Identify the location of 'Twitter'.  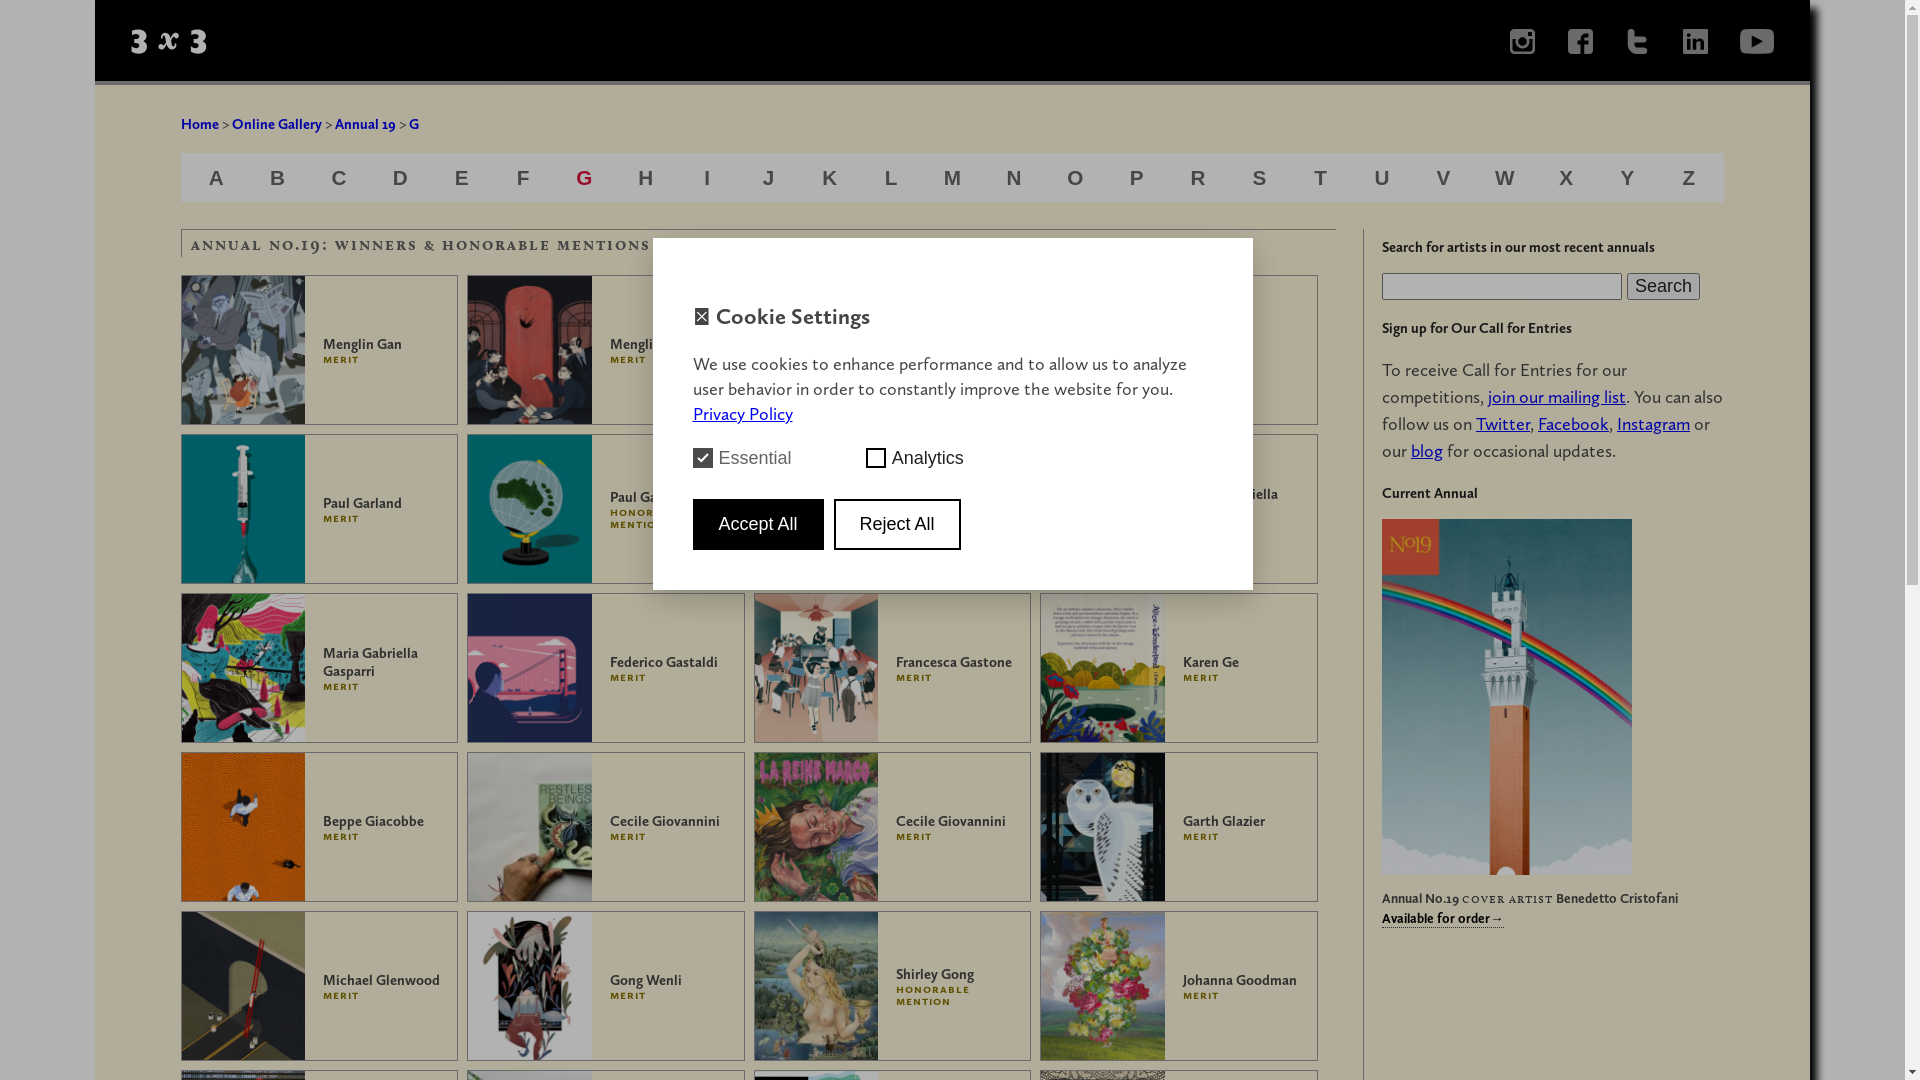
(1502, 423).